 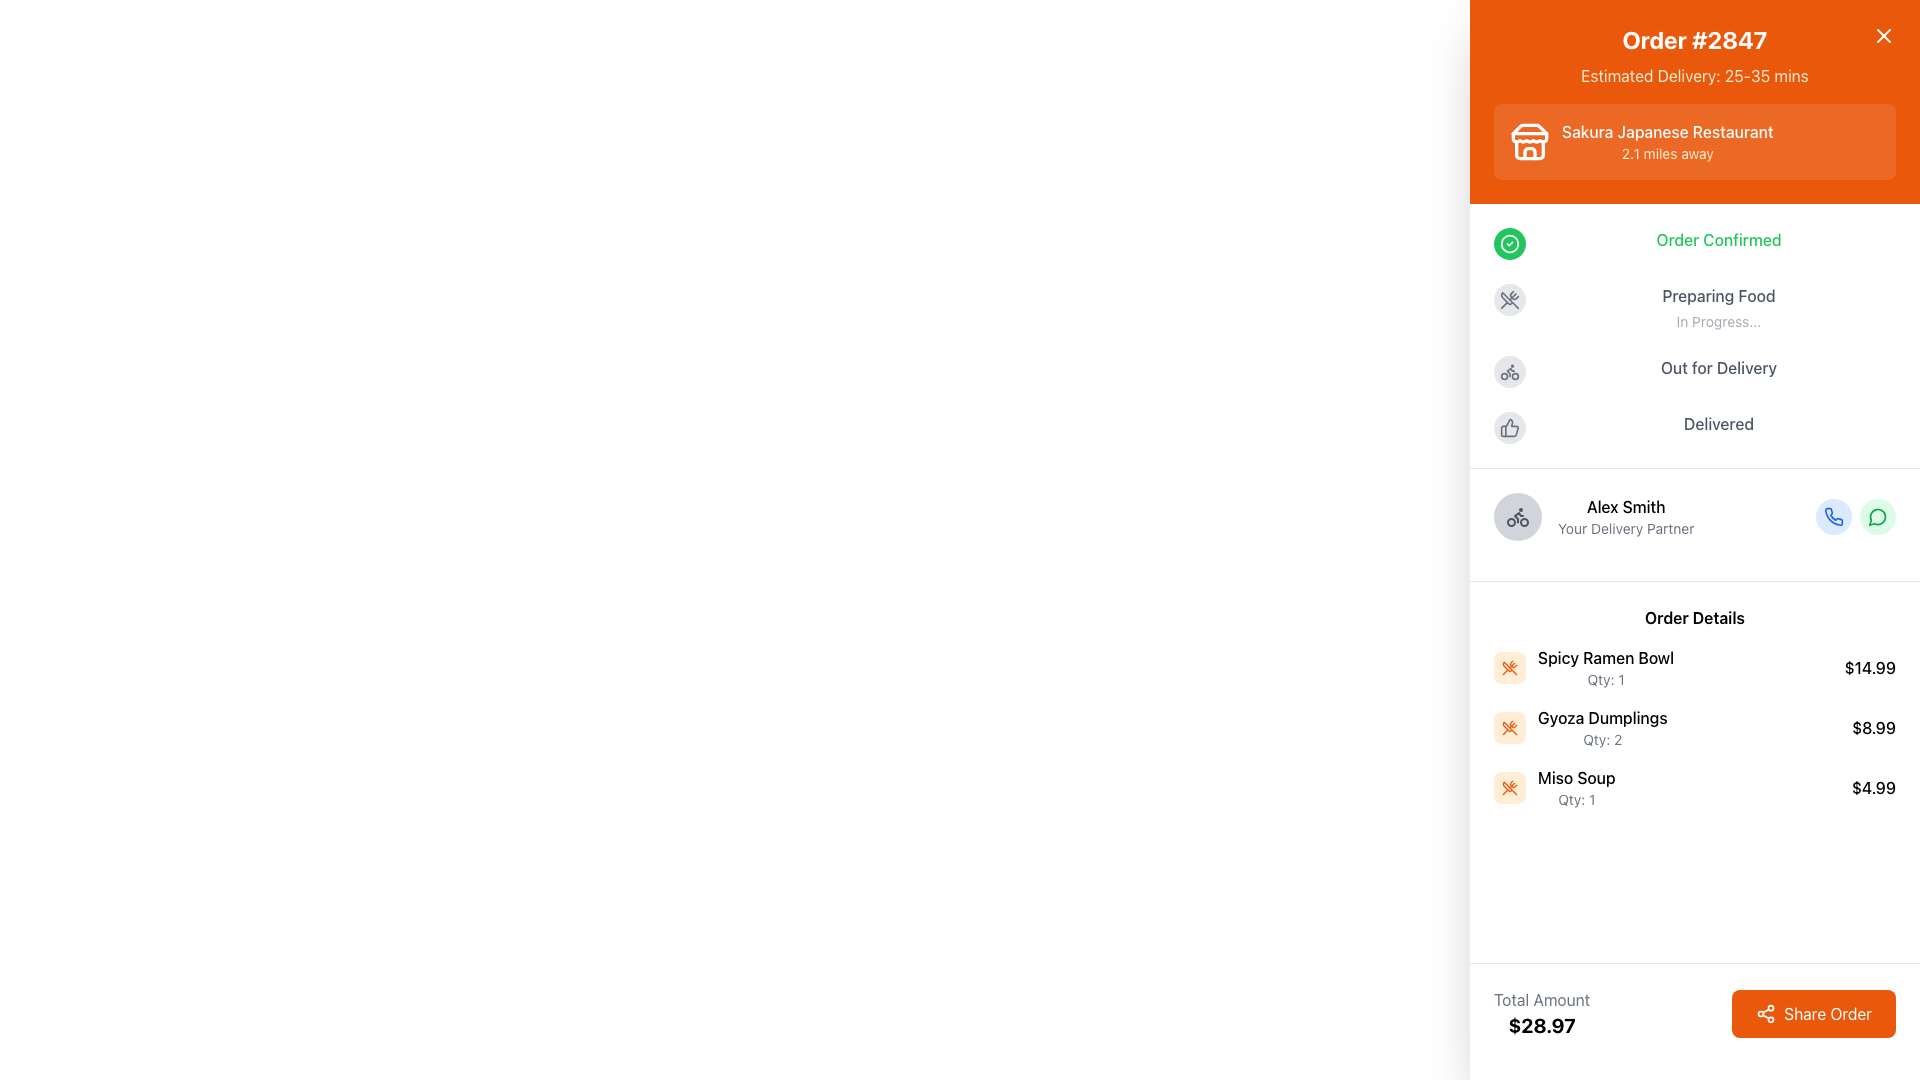 What do you see at coordinates (1510, 728) in the screenshot?
I see `the food item icon representing 'Gyoza Dumplings' in the order list located in the 'Order Details' section` at bounding box center [1510, 728].